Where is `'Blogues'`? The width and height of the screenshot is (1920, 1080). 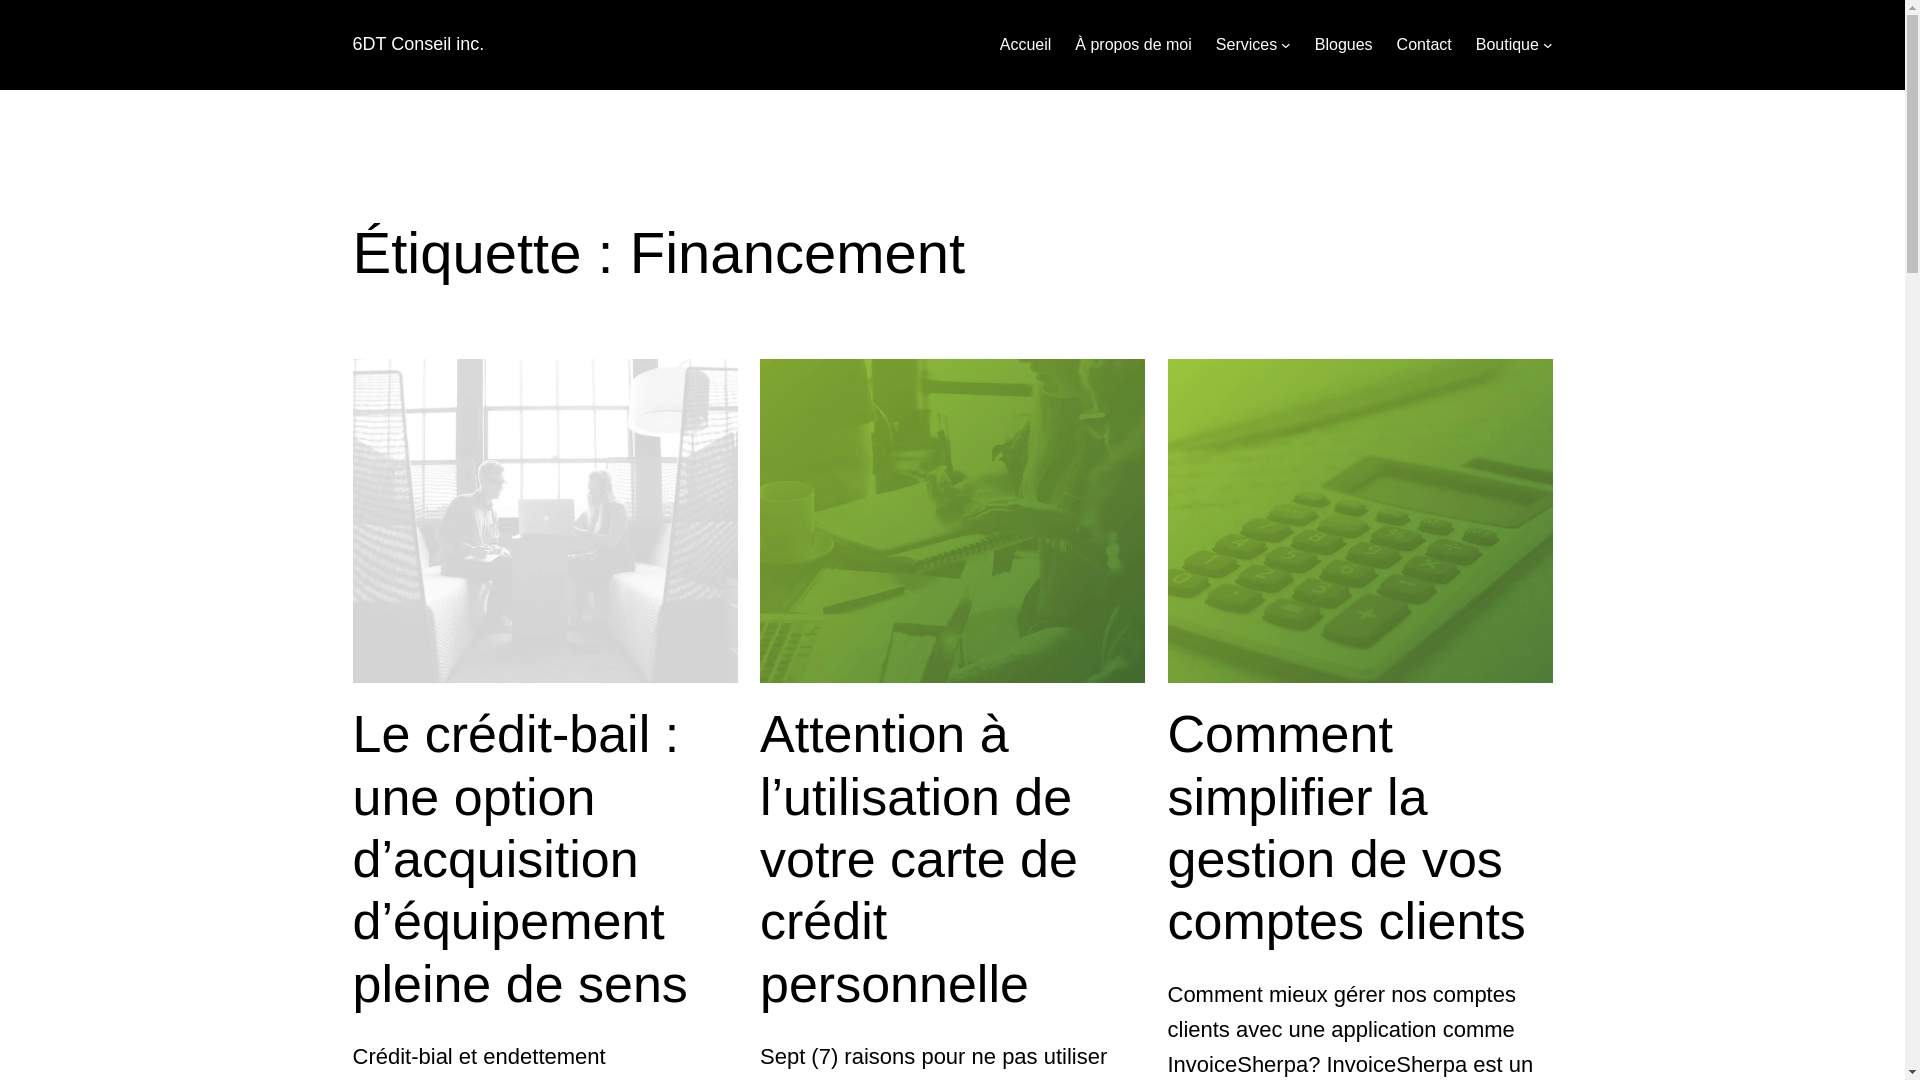 'Blogues' is located at coordinates (1344, 45).